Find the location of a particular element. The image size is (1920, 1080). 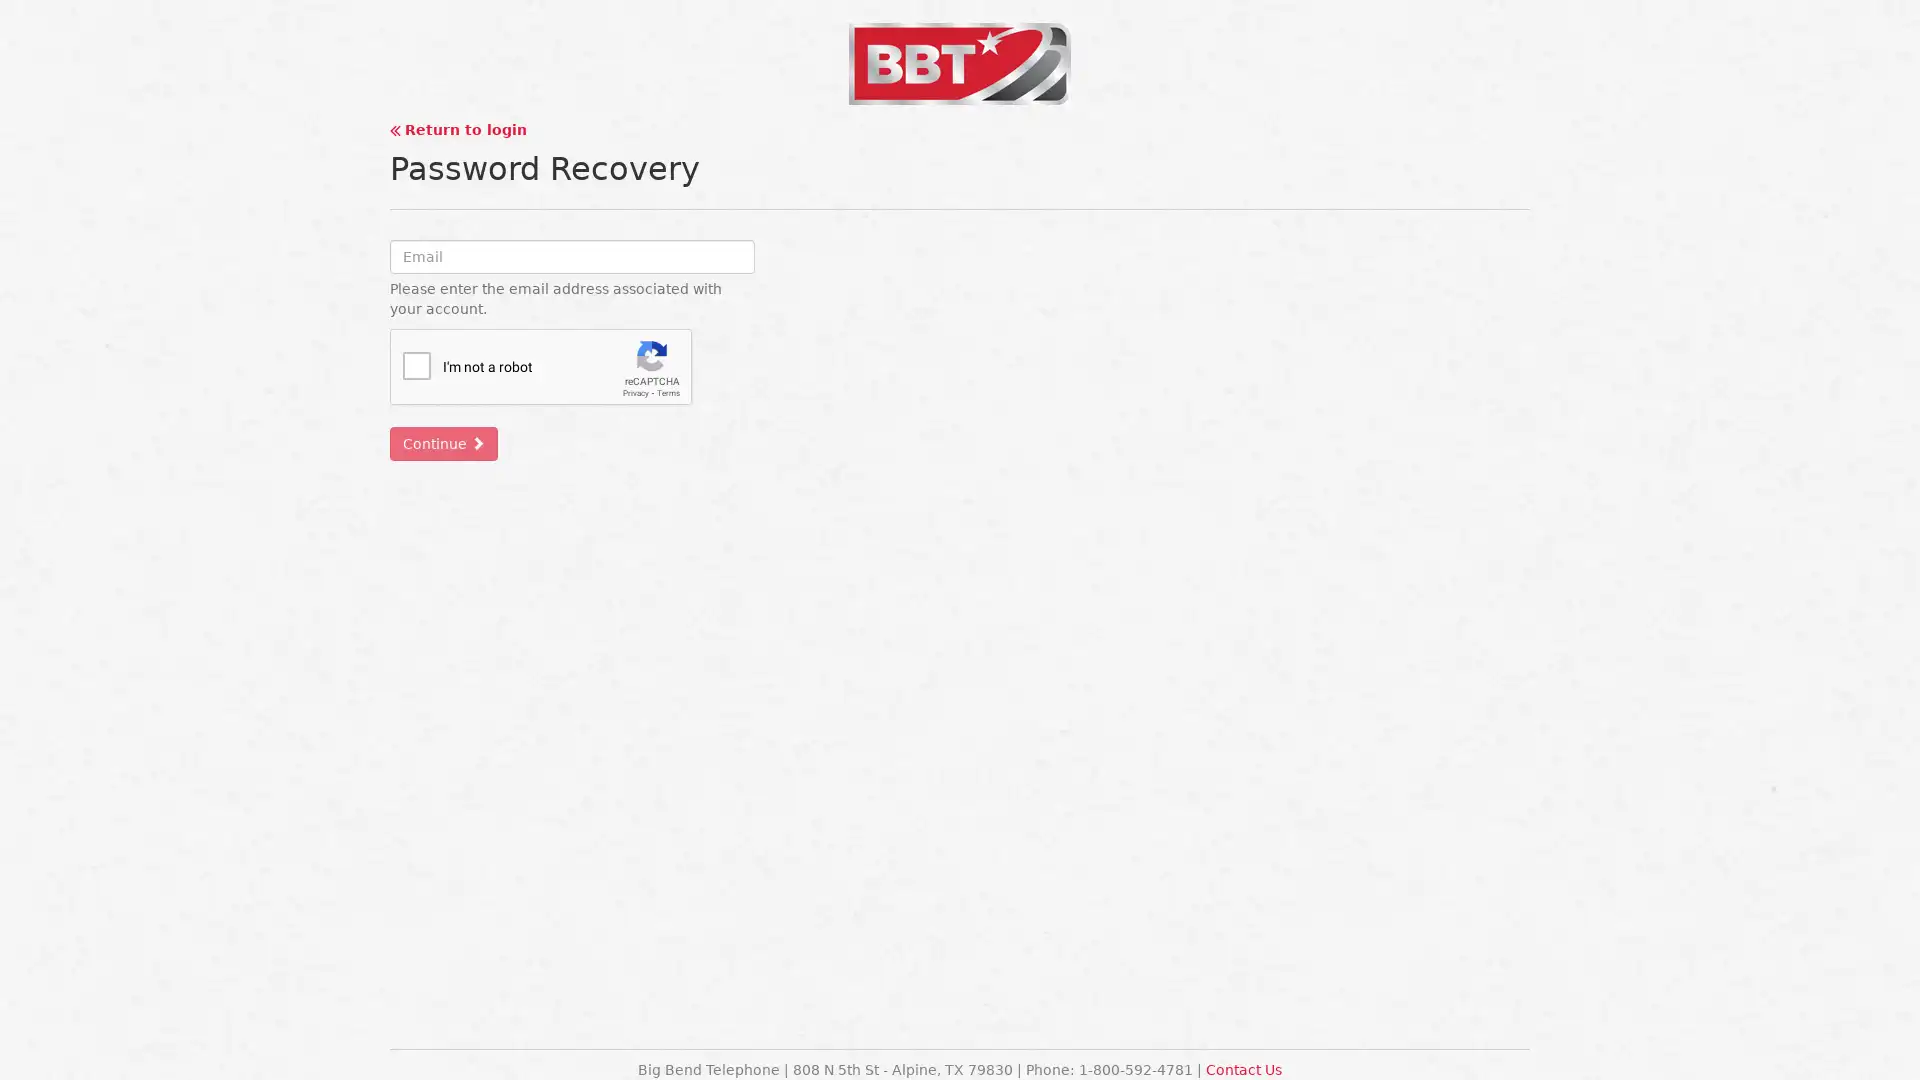

Continue is located at coordinates (443, 442).